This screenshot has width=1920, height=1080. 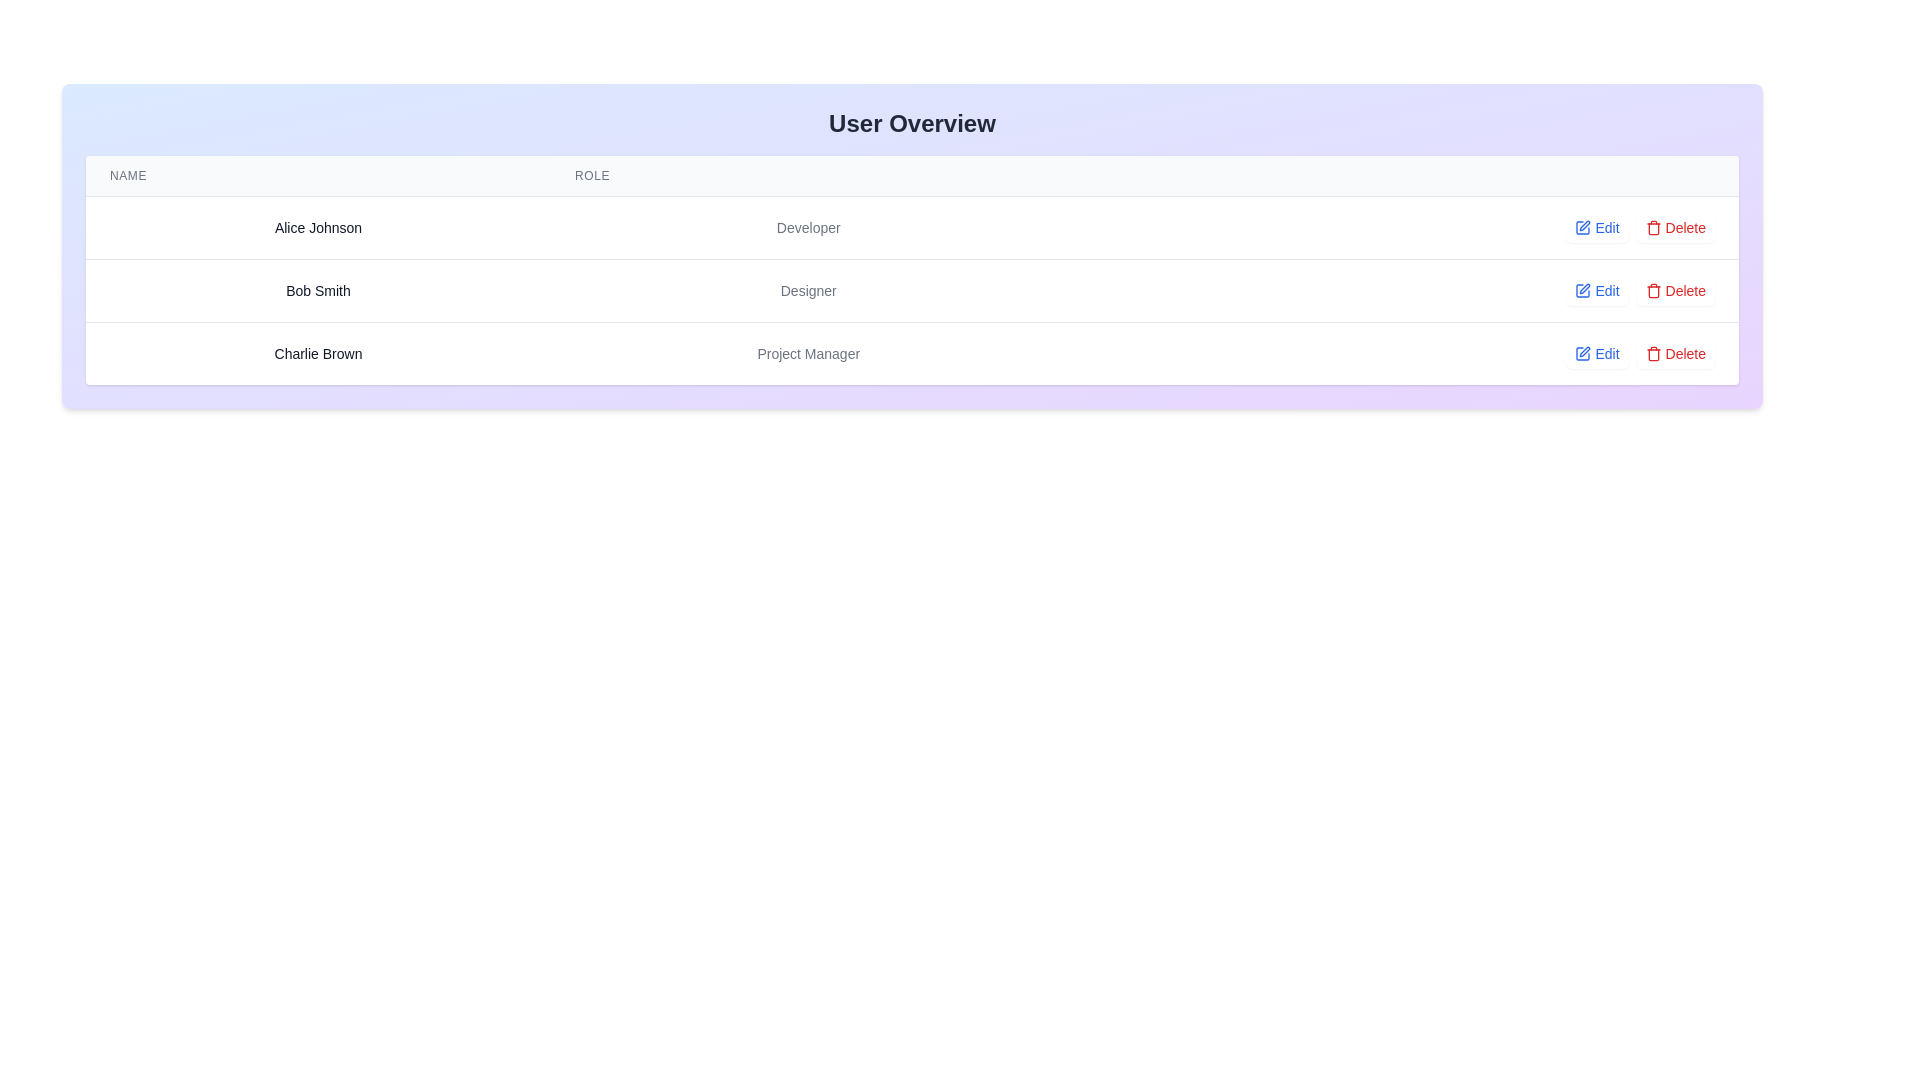 What do you see at coordinates (1584, 225) in the screenshot?
I see `the edit icon located at the beginning of the action buttons for the first user in the list` at bounding box center [1584, 225].